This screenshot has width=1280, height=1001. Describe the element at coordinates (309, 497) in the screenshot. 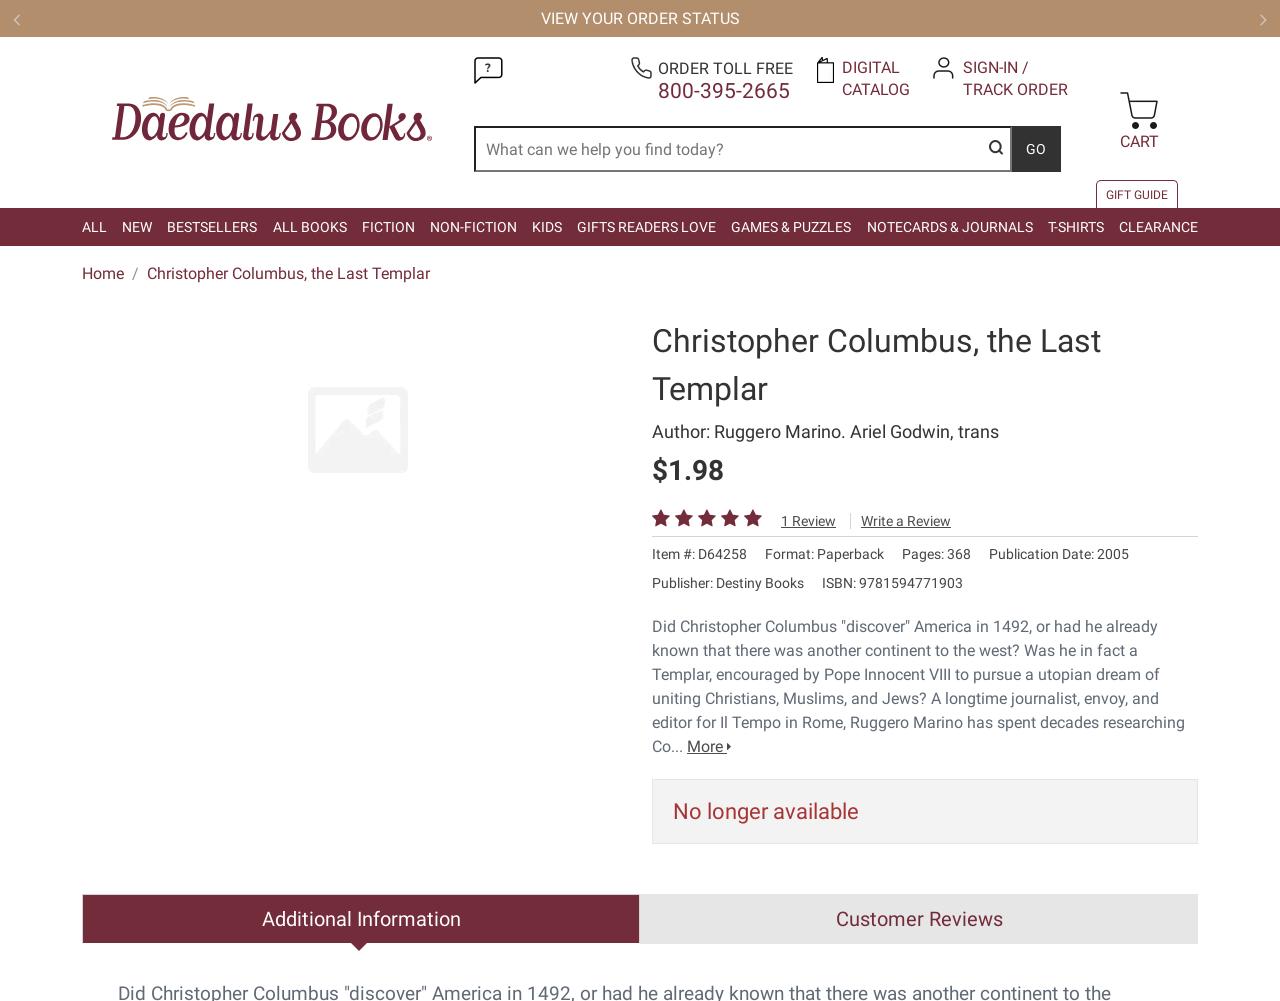

I see `'Order Status'` at that location.